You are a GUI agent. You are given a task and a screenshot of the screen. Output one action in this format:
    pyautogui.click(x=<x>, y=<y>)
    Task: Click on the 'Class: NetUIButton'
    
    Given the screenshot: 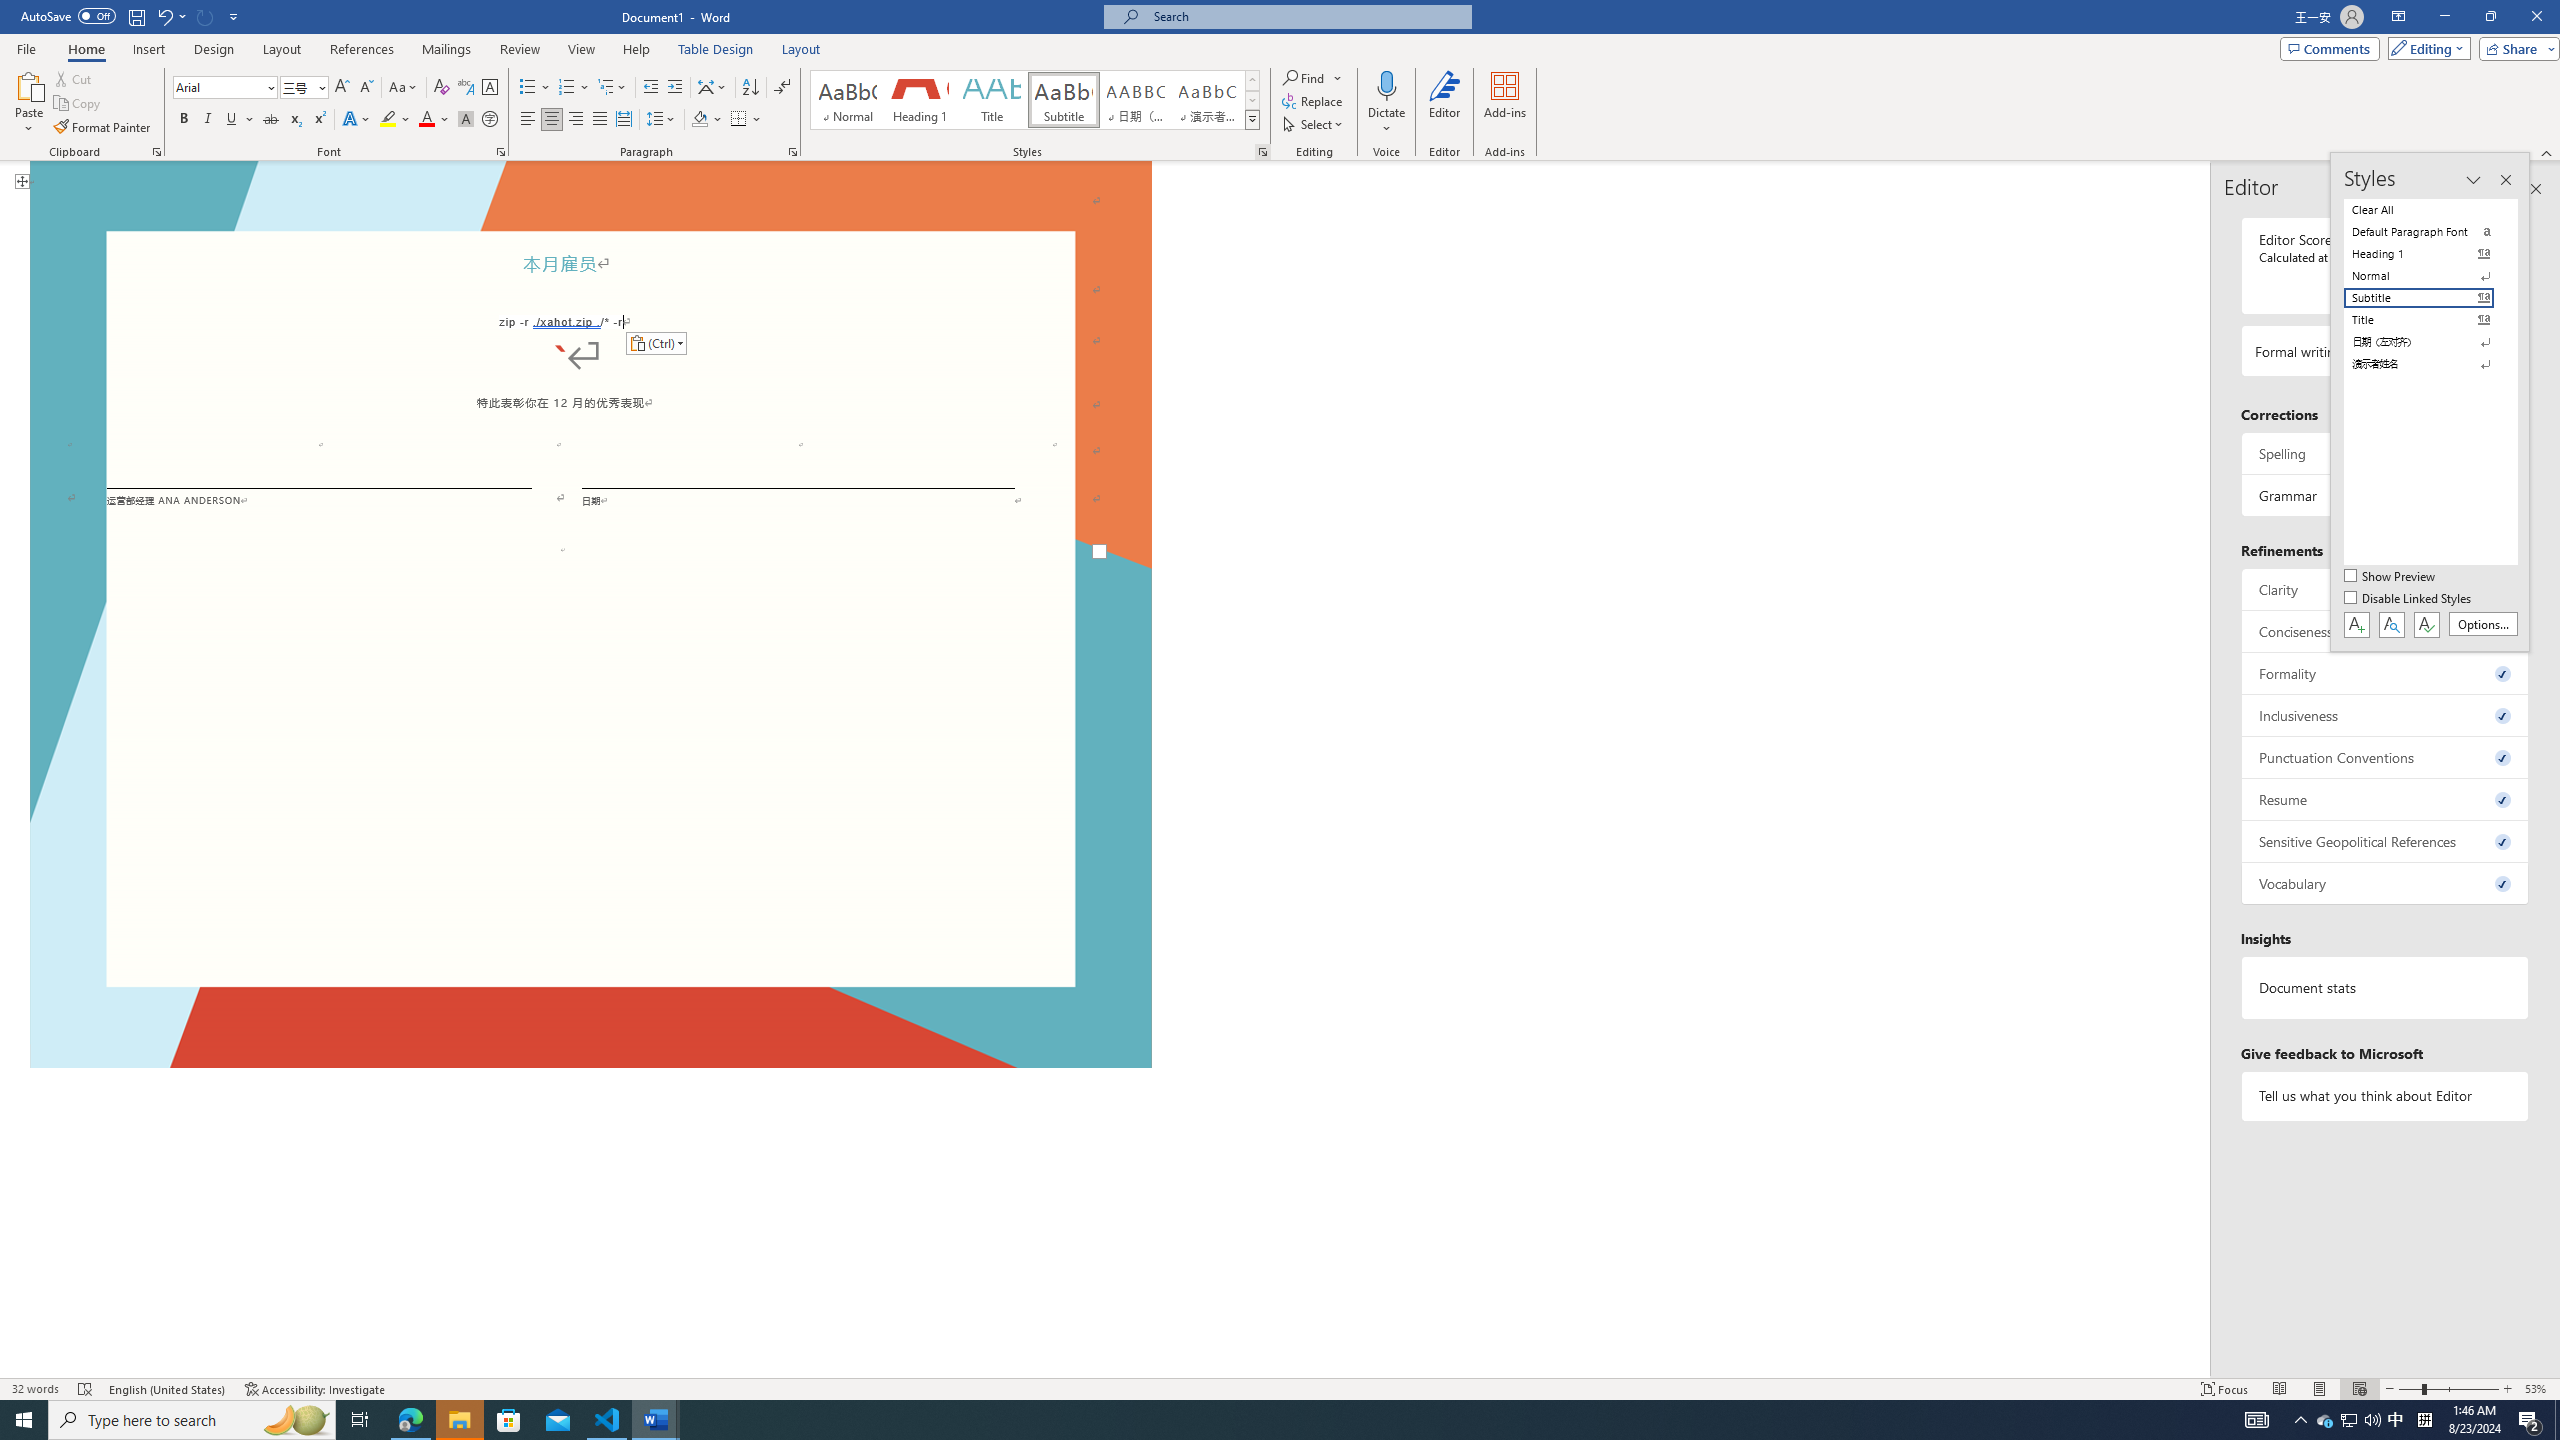 What is the action you would take?
    pyautogui.click(x=2425, y=624)
    